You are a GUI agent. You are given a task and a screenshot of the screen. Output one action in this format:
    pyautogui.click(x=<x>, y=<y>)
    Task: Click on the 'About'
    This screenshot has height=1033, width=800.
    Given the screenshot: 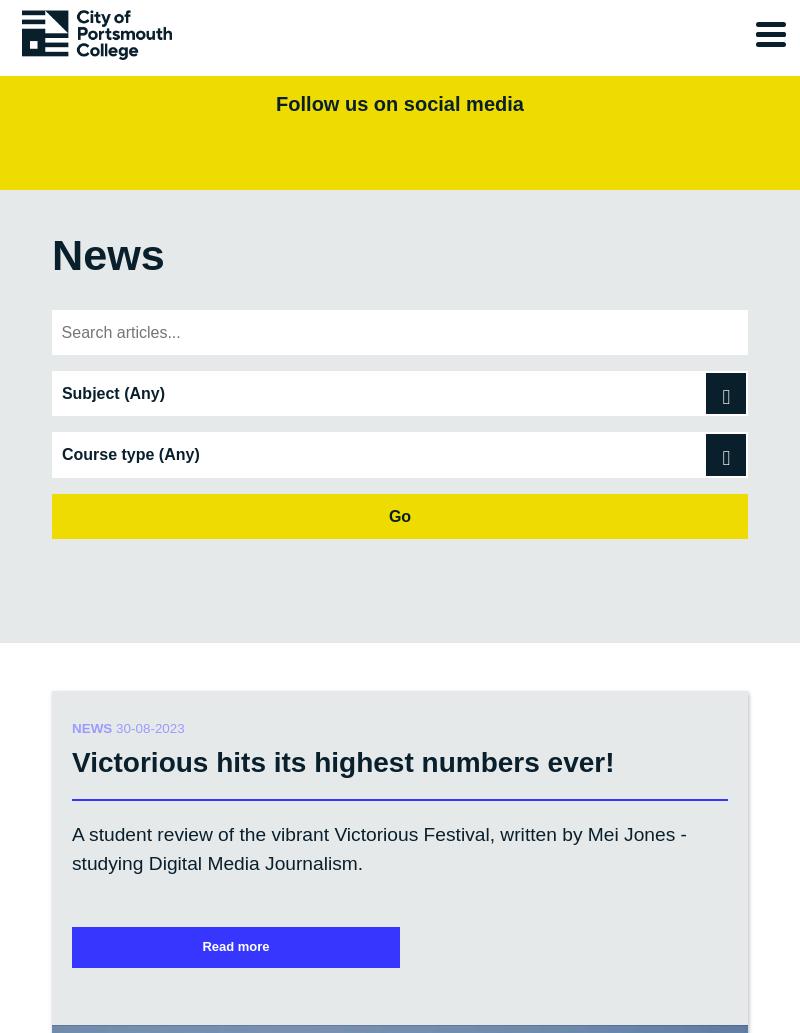 What is the action you would take?
    pyautogui.click(x=77, y=563)
    